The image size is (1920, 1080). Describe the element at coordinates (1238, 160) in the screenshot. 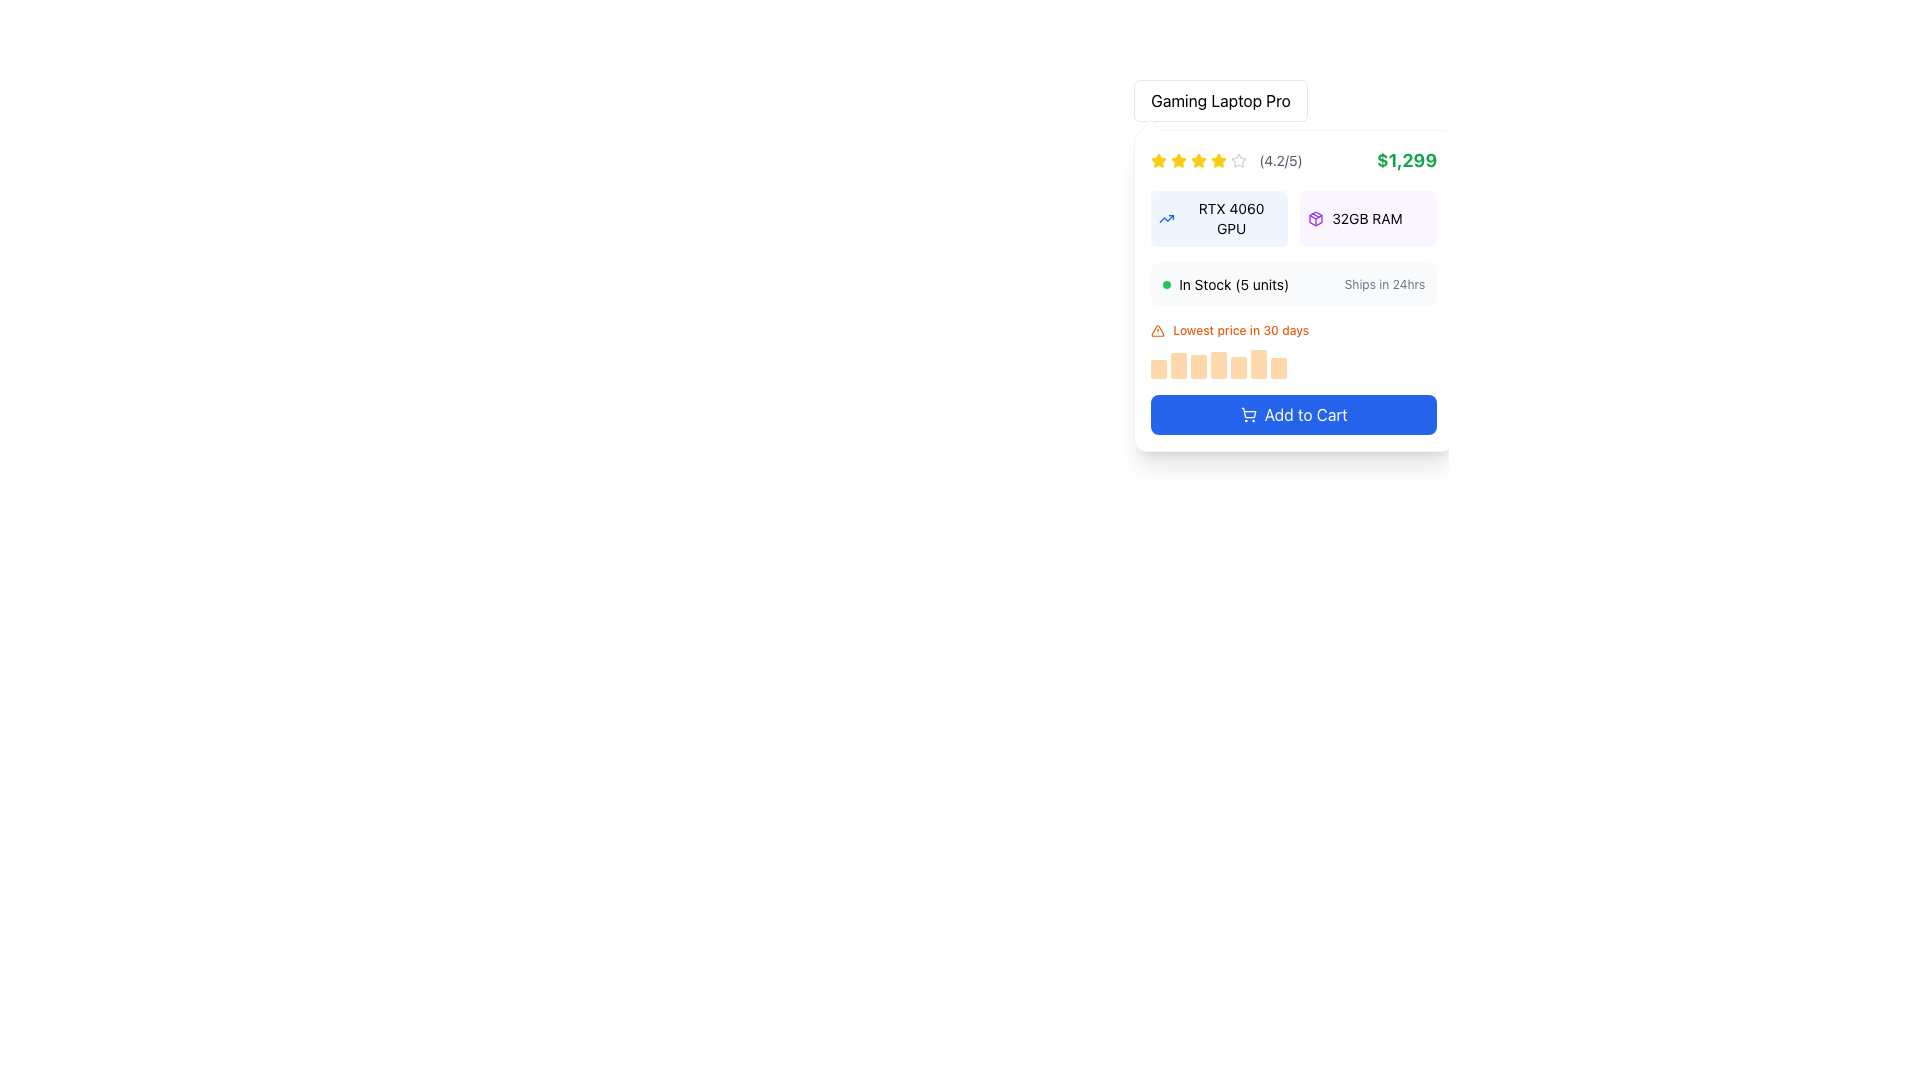

I see `the sixth outlined star in the star rating system, which is gray and located near the top left of the product card, immediately after five filled yellow stars` at that location.